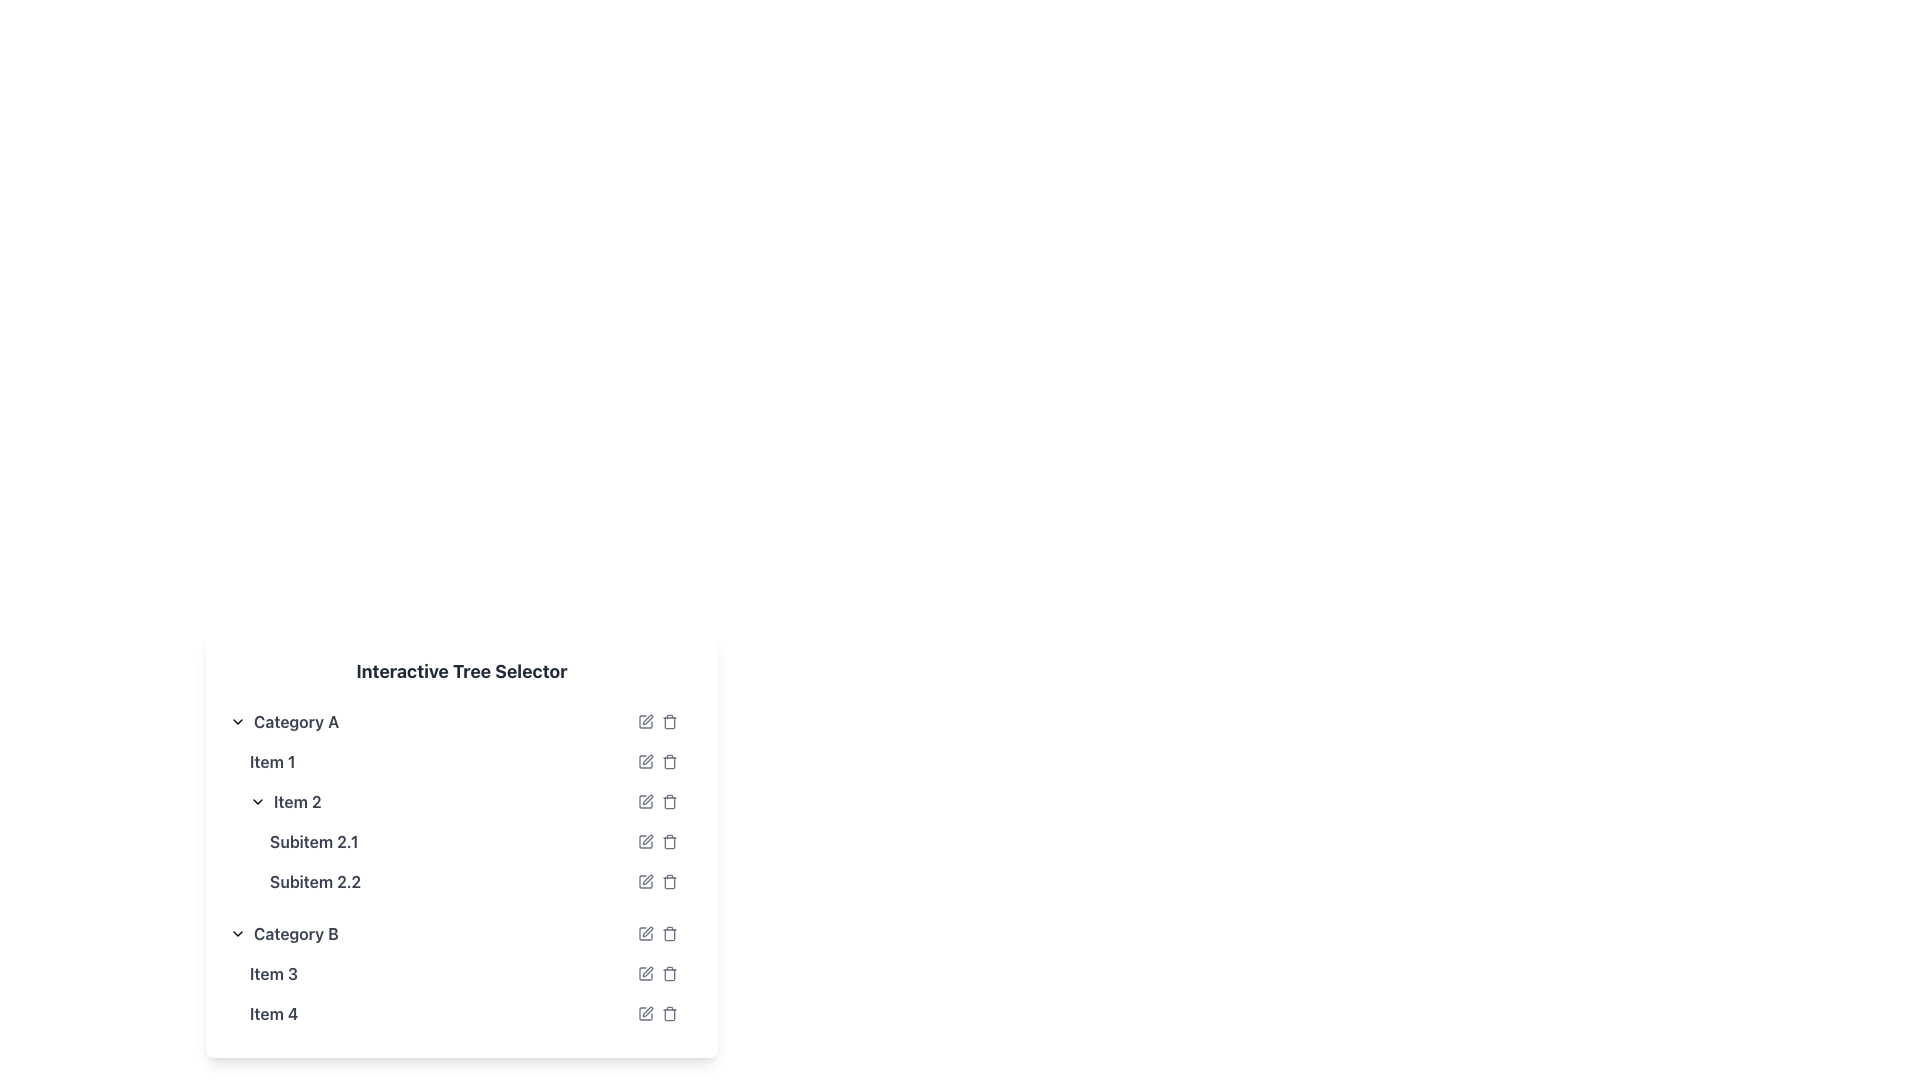 The height and width of the screenshot is (1080, 1920). Describe the element at coordinates (646, 973) in the screenshot. I see `keyboard navigation` at that location.